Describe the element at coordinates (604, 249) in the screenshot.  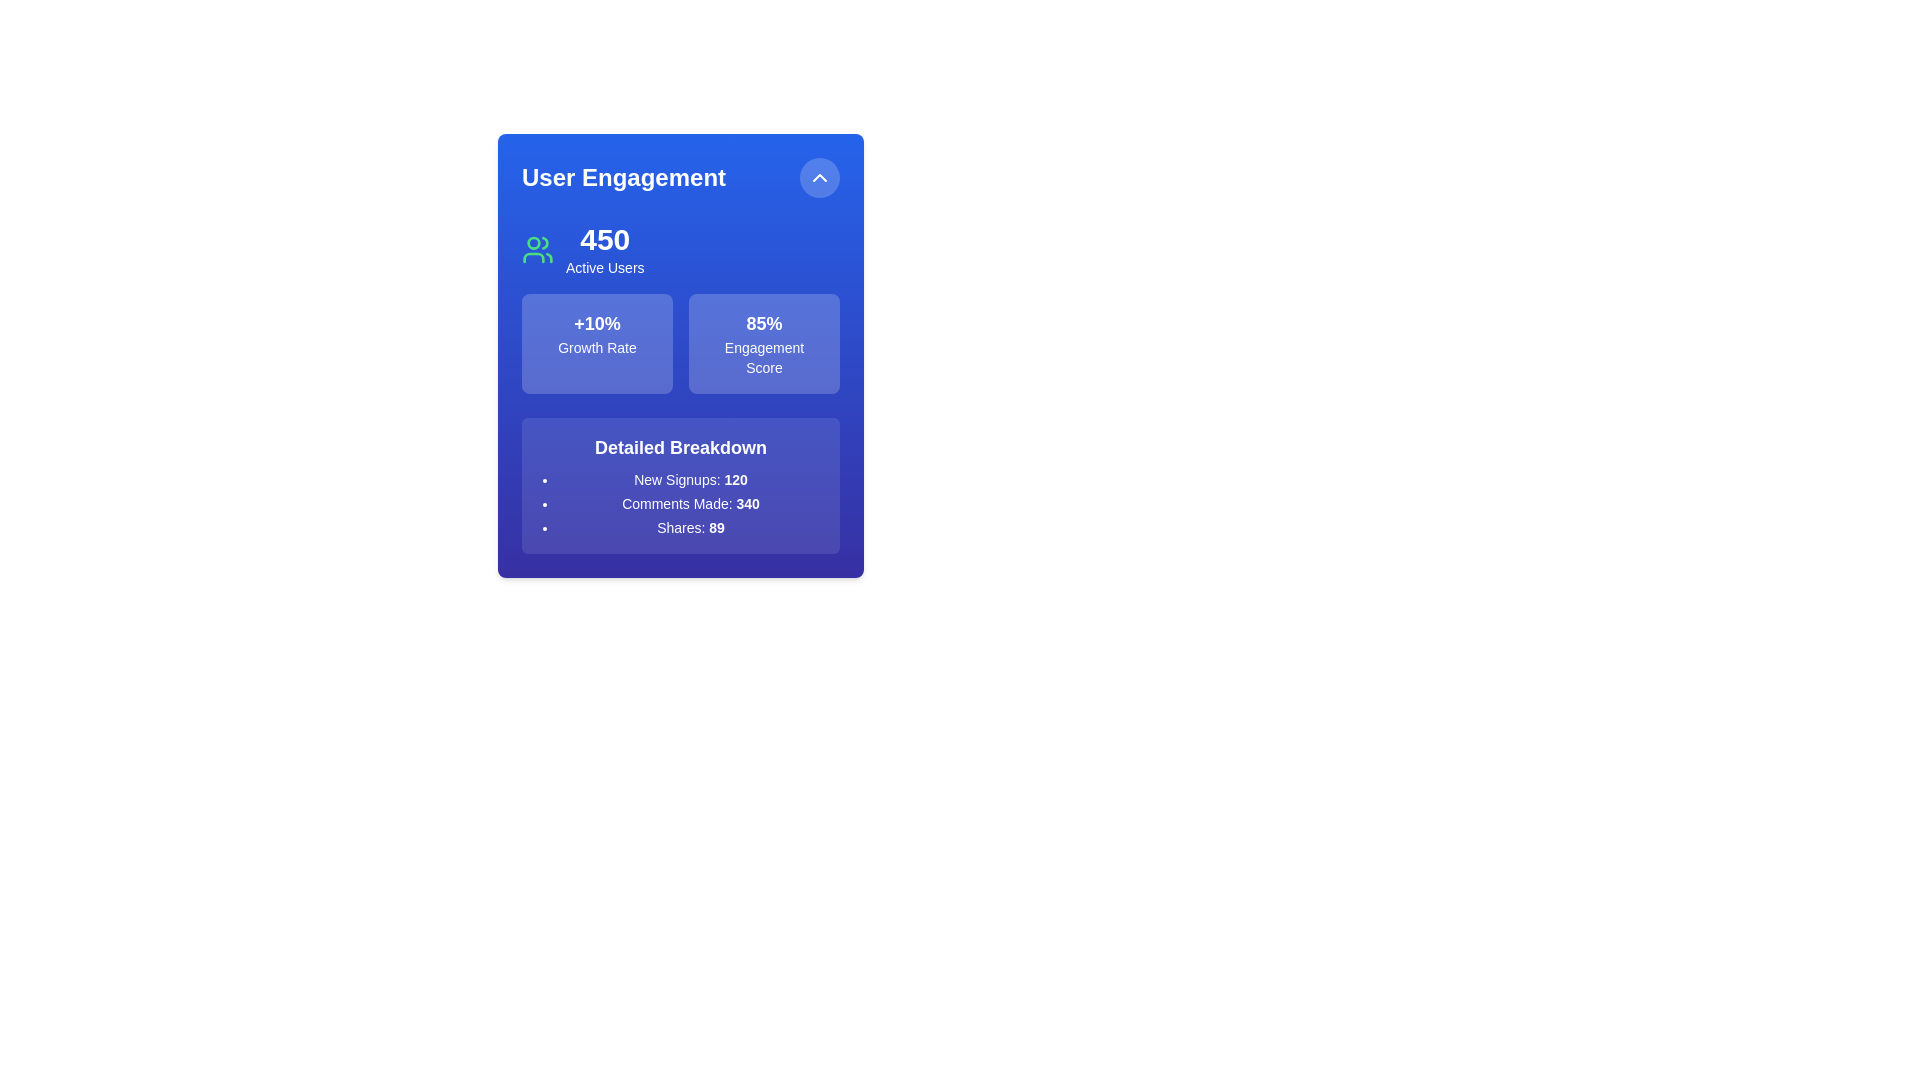
I see `the label indicating the number of active users ('450') in the upper-left region of the statistics interface card` at that location.